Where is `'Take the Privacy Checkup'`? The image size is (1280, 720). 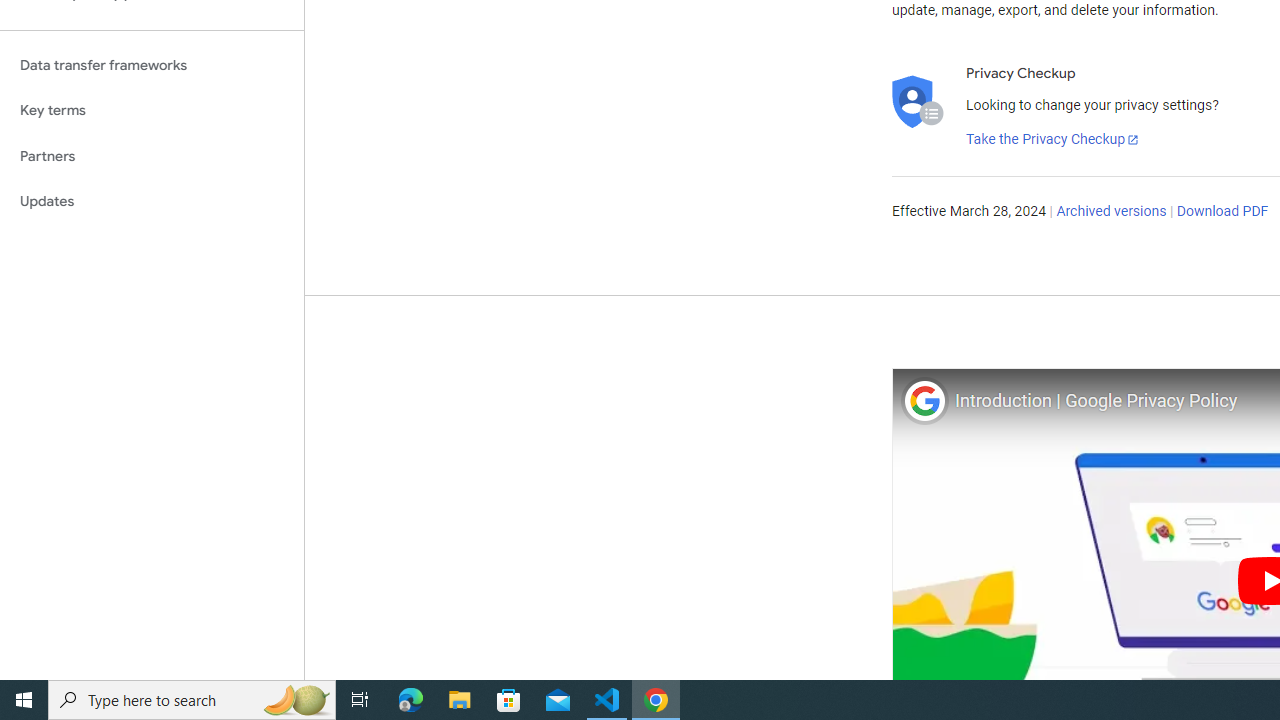 'Take the Privacy Checkup' is located at coordinates (1052, 139).